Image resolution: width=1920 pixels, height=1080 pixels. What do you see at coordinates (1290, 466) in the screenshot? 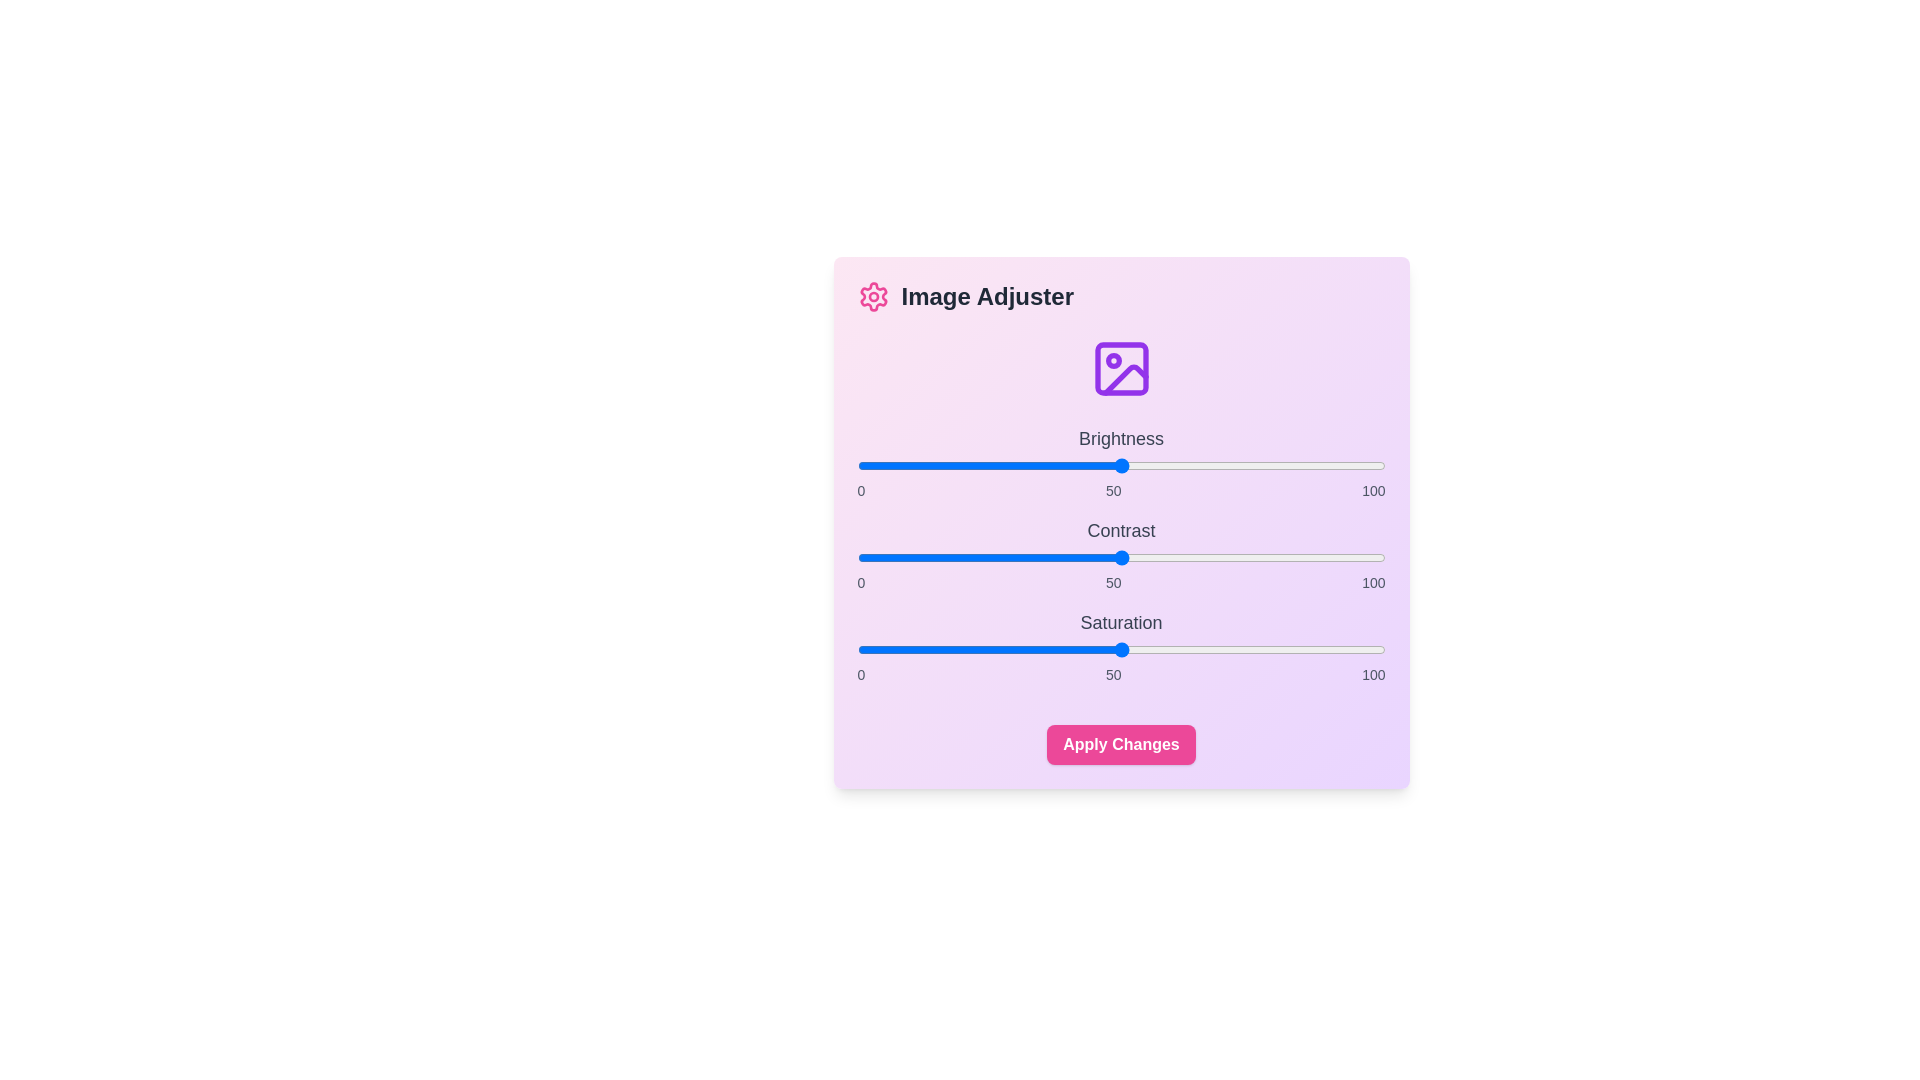
I see `the brightness slider to 82 value` at bounding box center [1290, 466].